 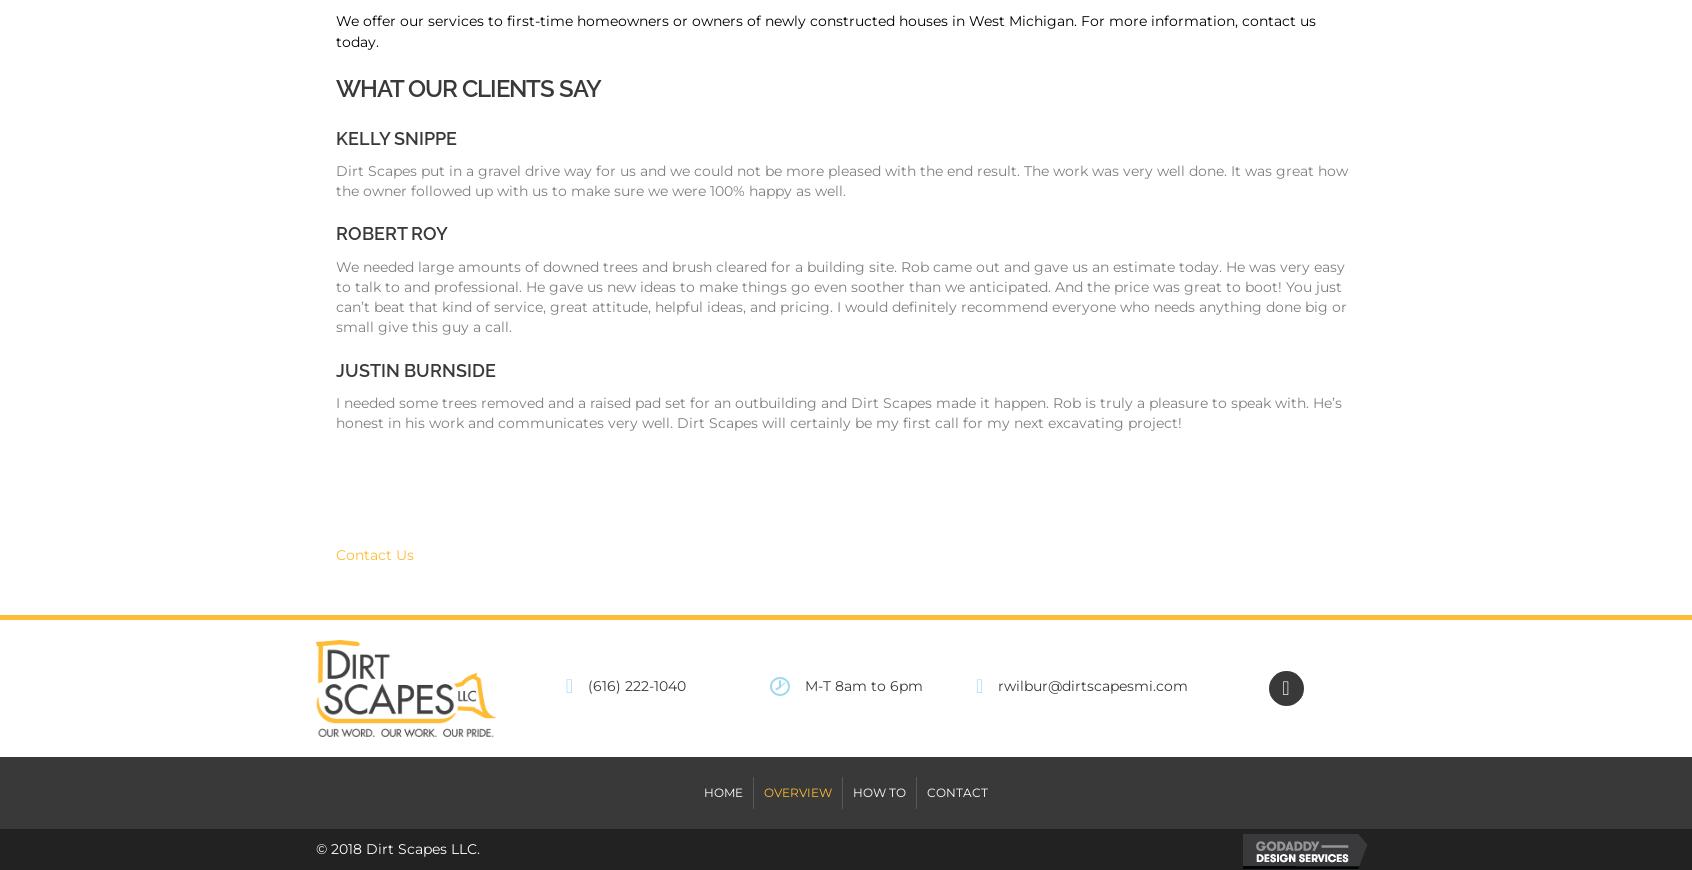 I want to click on 'I needed some trees removed and a raised pad set for an outbuilding and Dirt Scapes made it happen. Rob is truly a pleasure to speak with. He’s honest in his work and communicates very well. Dirt Scapes will certainly be my first call for my next excavating project!', so click(x=335, y=412).